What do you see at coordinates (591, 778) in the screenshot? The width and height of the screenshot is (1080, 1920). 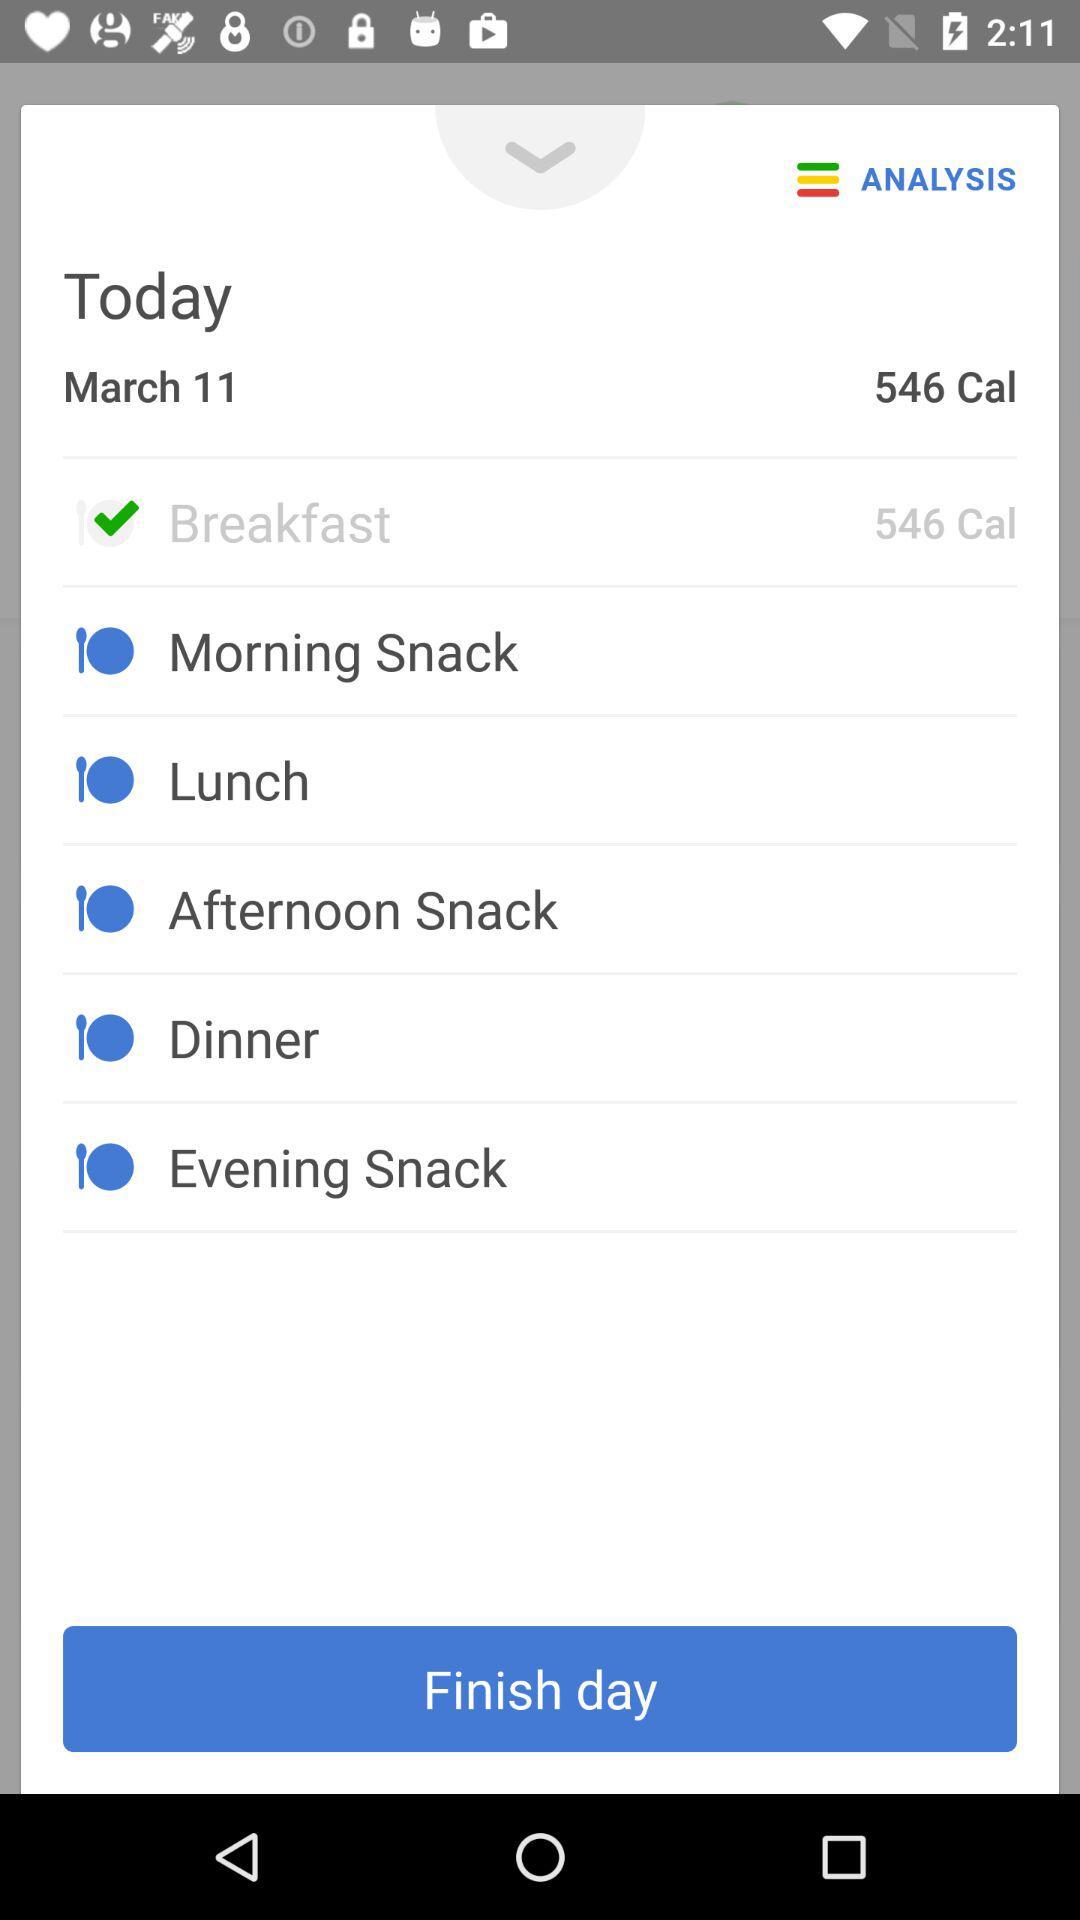 I see `item above afternoon snack item` at bounding box center [591, 778].